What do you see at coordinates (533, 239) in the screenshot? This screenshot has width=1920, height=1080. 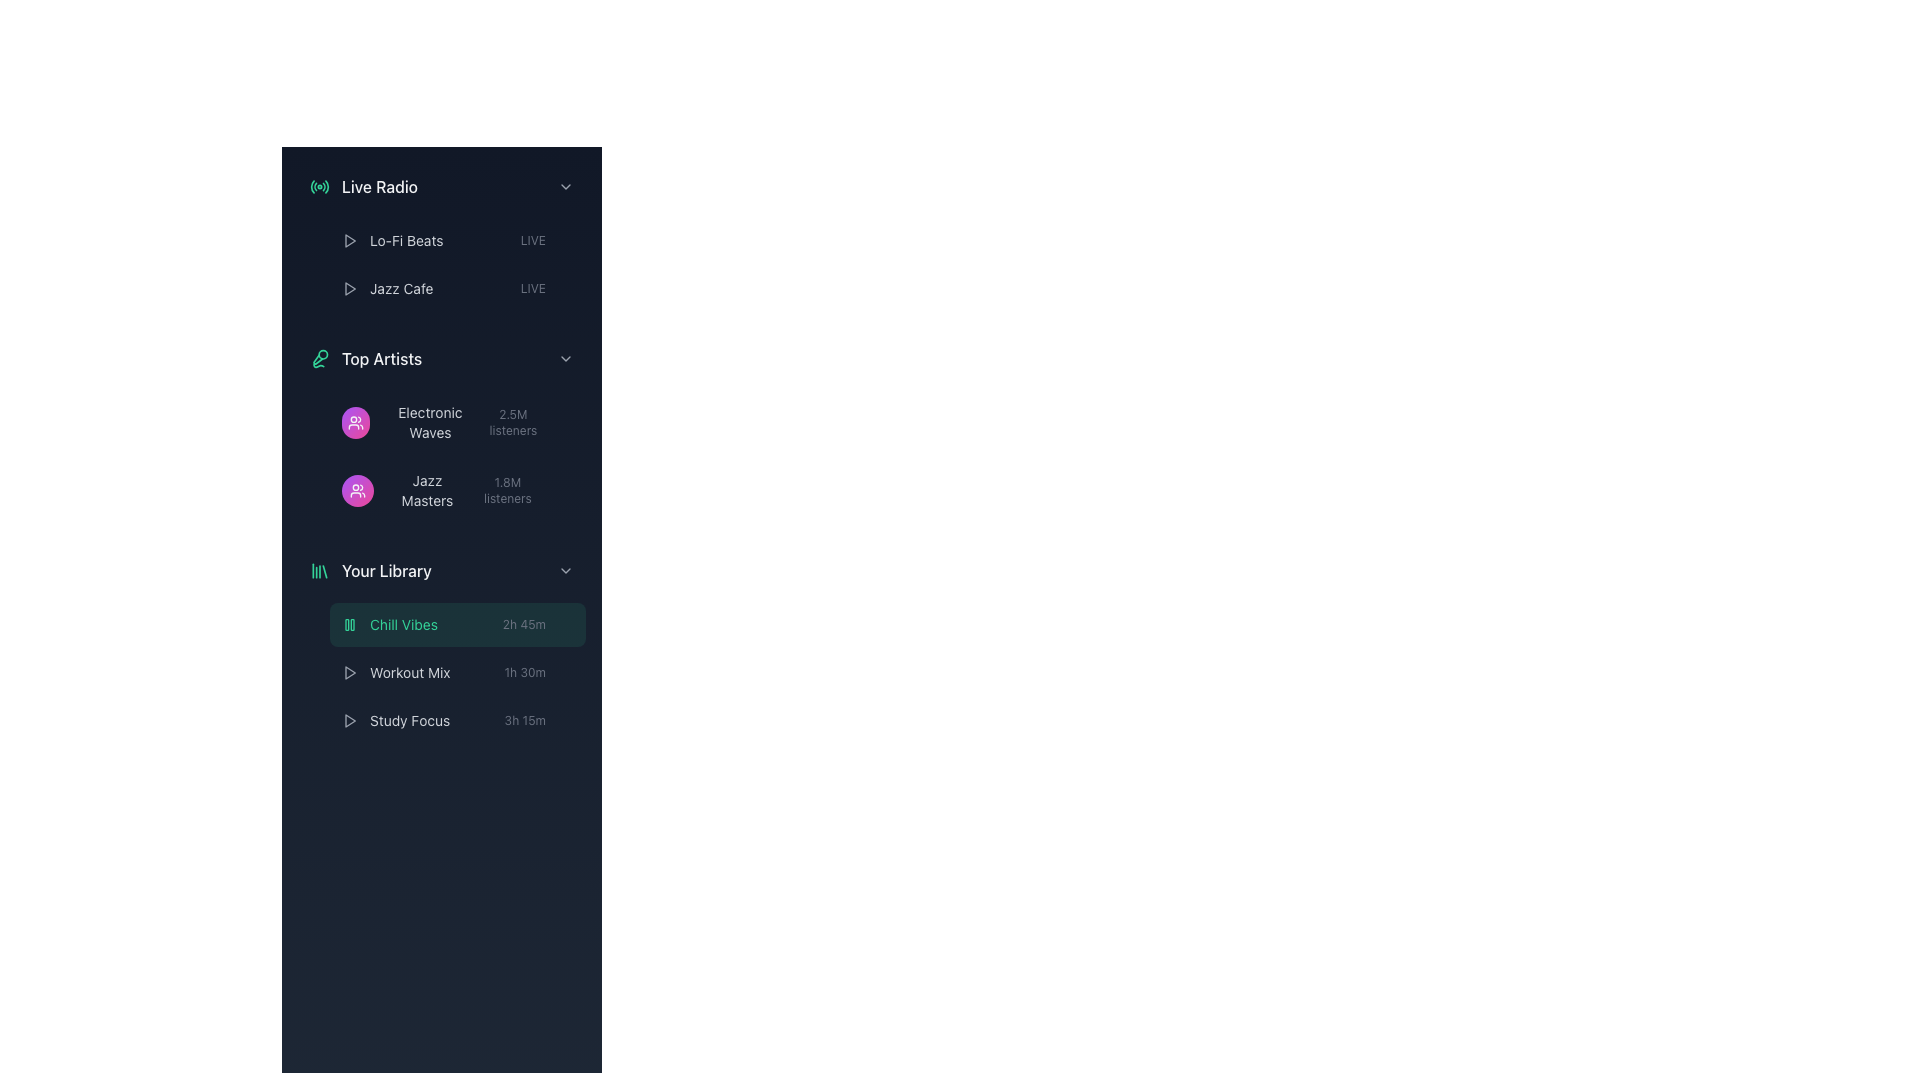 I see `the 'LIVE' text label that is styled with a small font size and light gray color, located to the right of the 'Jazz Cafe' item in the 'Live Radio' section` at bounding box center [533, 239].